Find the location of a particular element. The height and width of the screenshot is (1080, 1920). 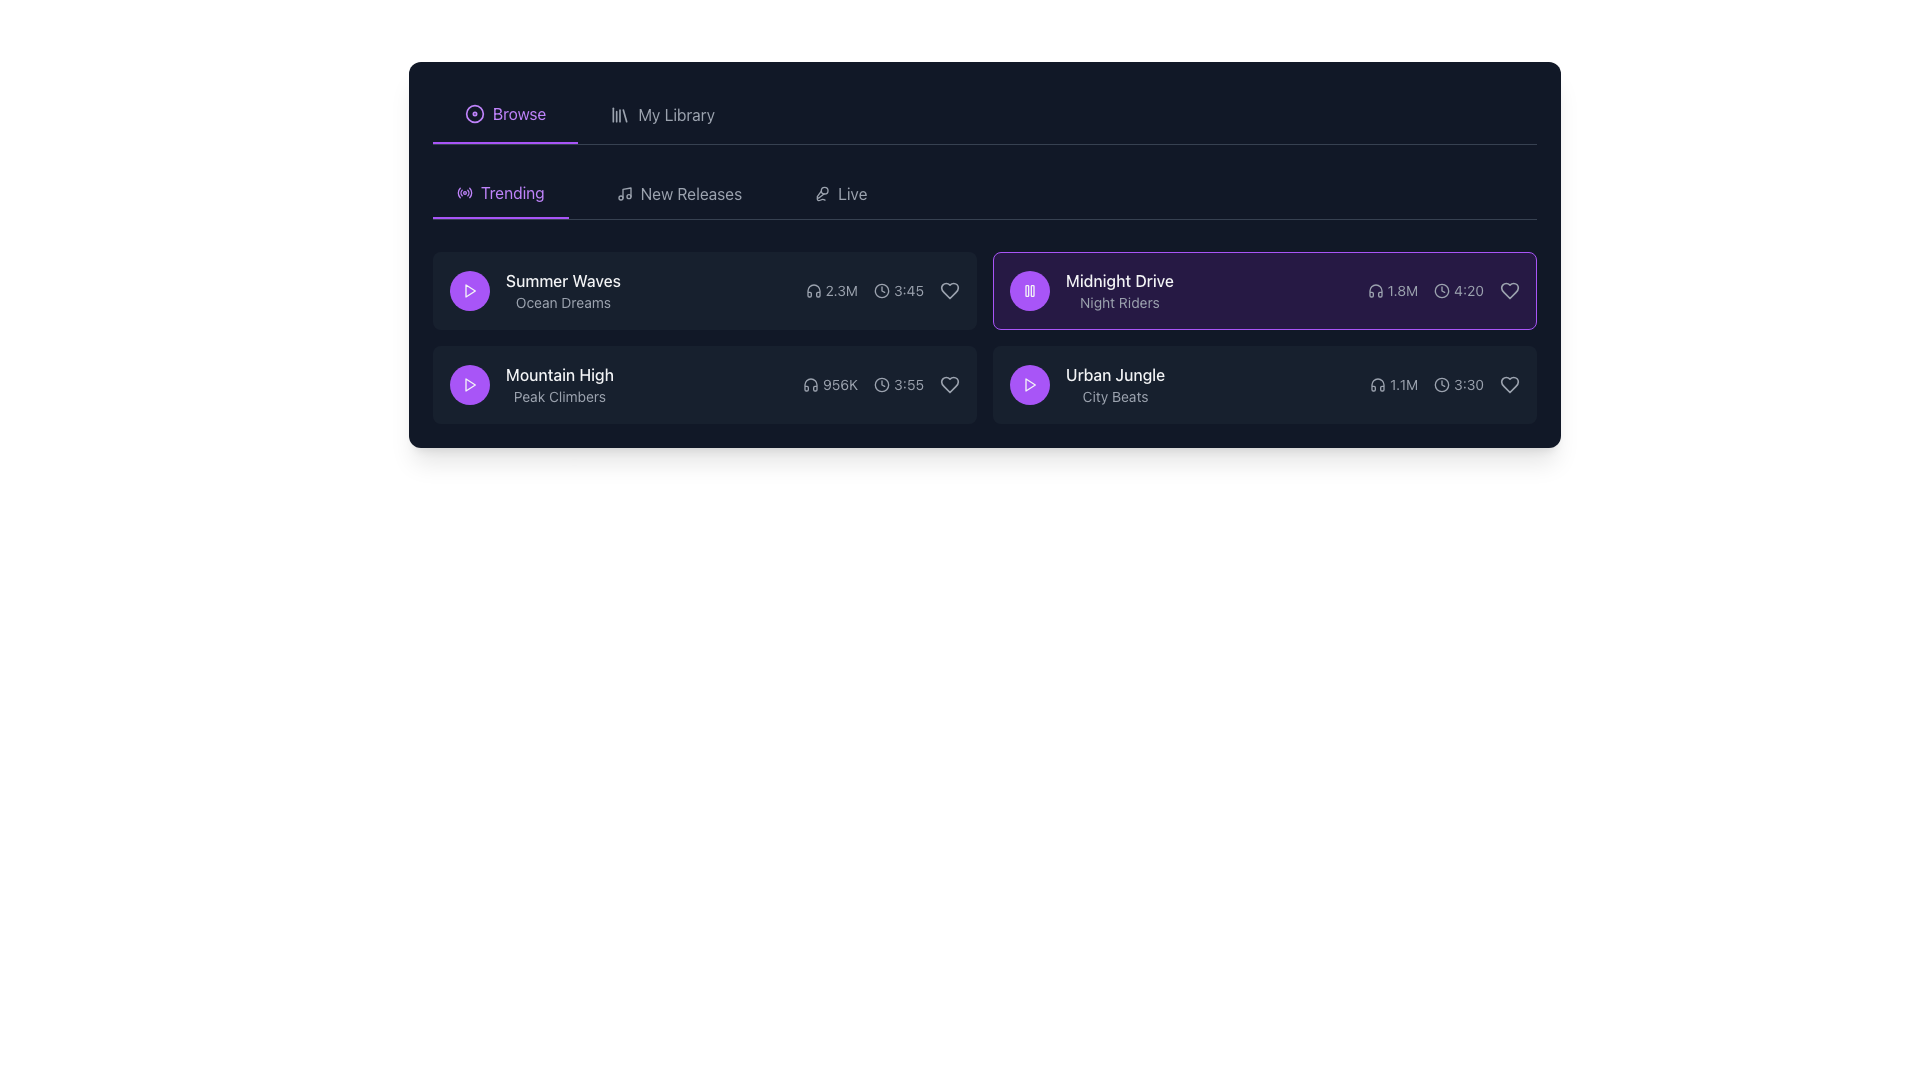

the 'Trending' icon located at the leftmost side of the 'Trending' tab, which visually represents the 'Trending' feature is located at coordinates (464, 192).